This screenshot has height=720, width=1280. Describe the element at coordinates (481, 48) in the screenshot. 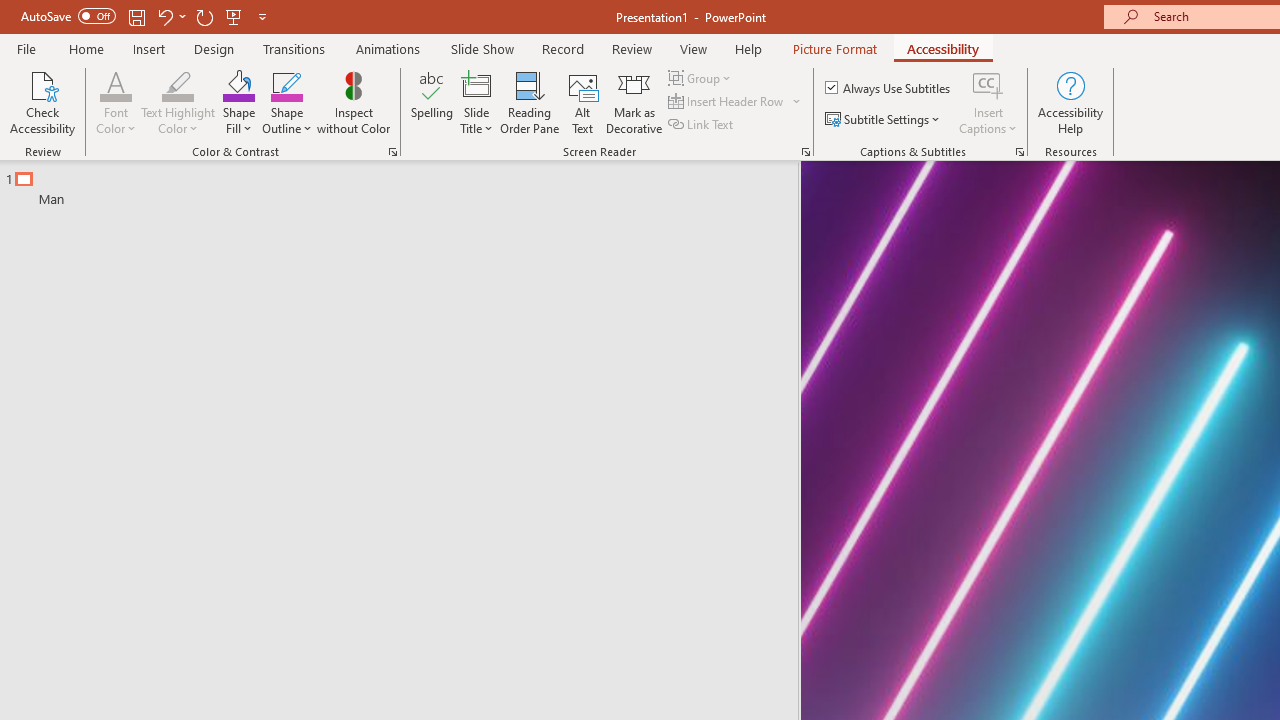

I see `'Slide Show'` at that location.